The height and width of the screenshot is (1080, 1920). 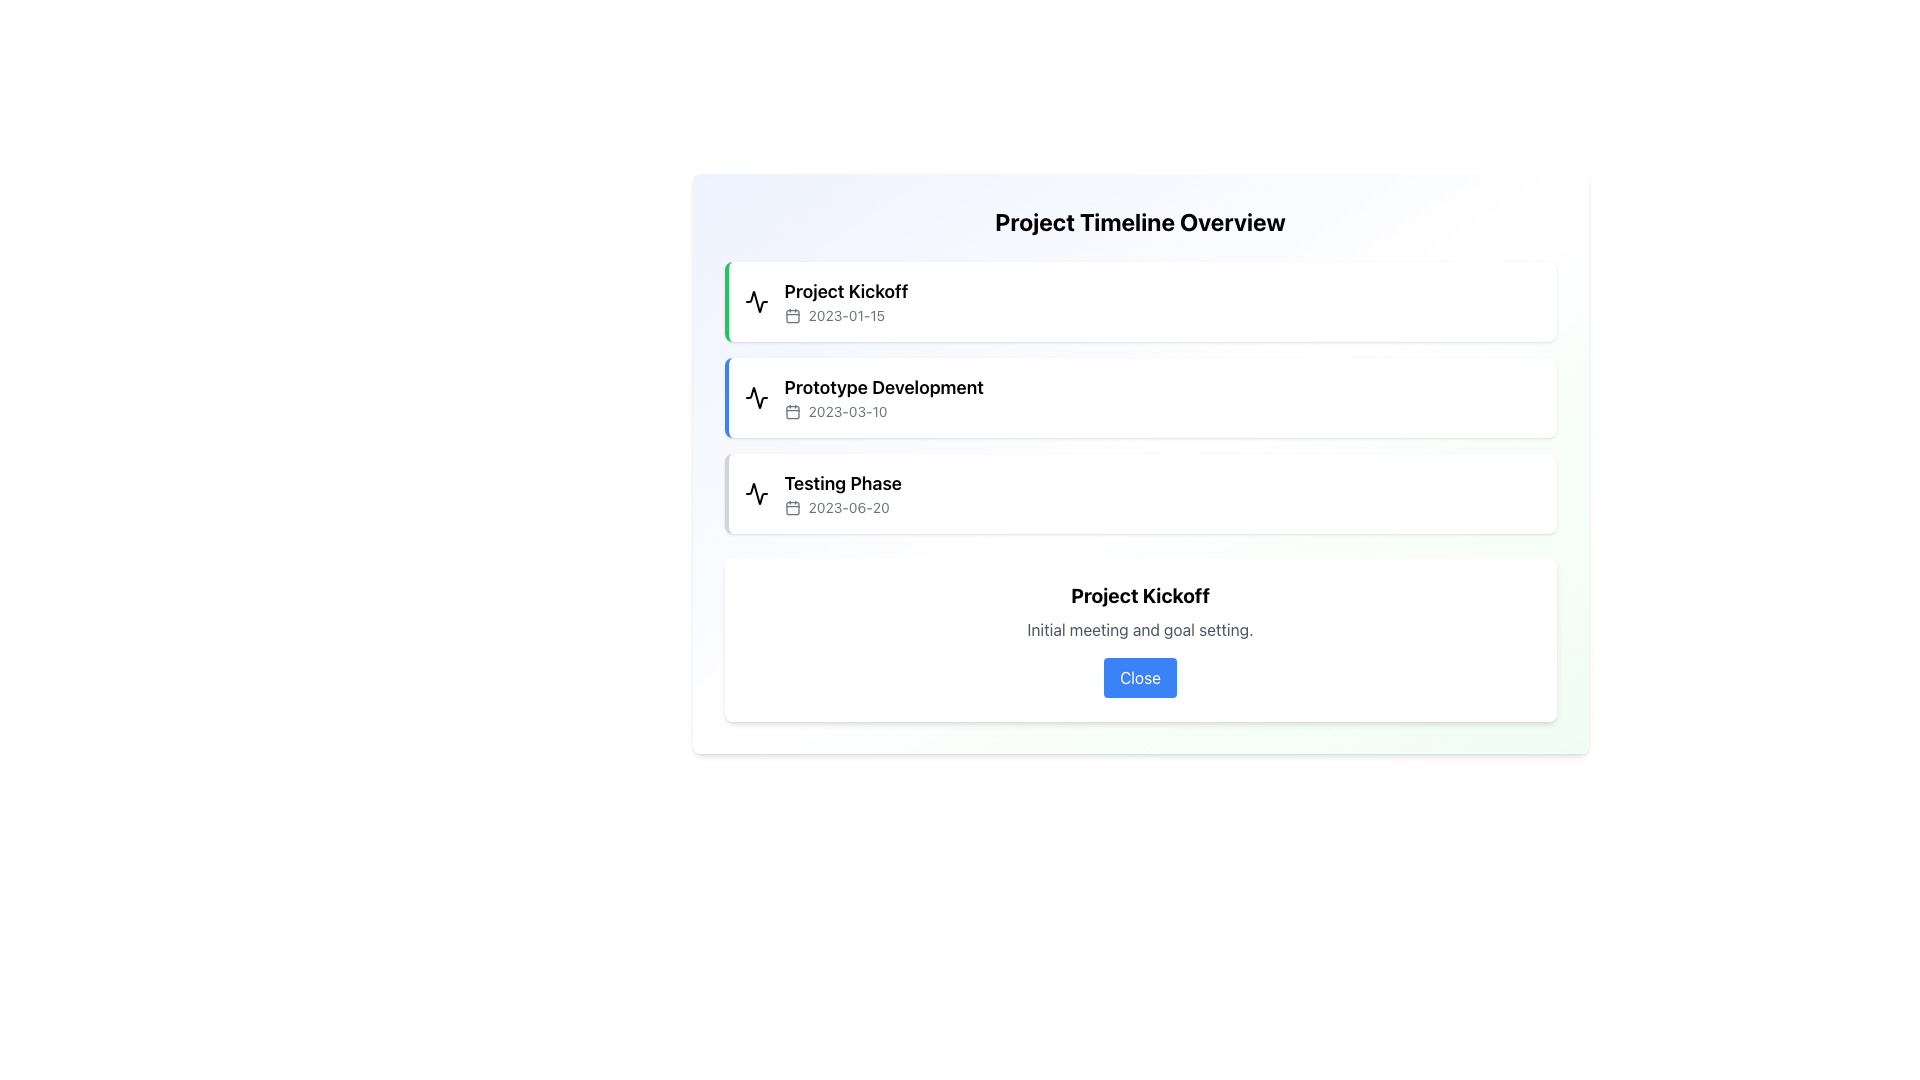 I want to click on the activity icon located in the left section of the 'Prototype Development' entry within the project timeline by moving the cursor to its center, so click(x=755, y=397).